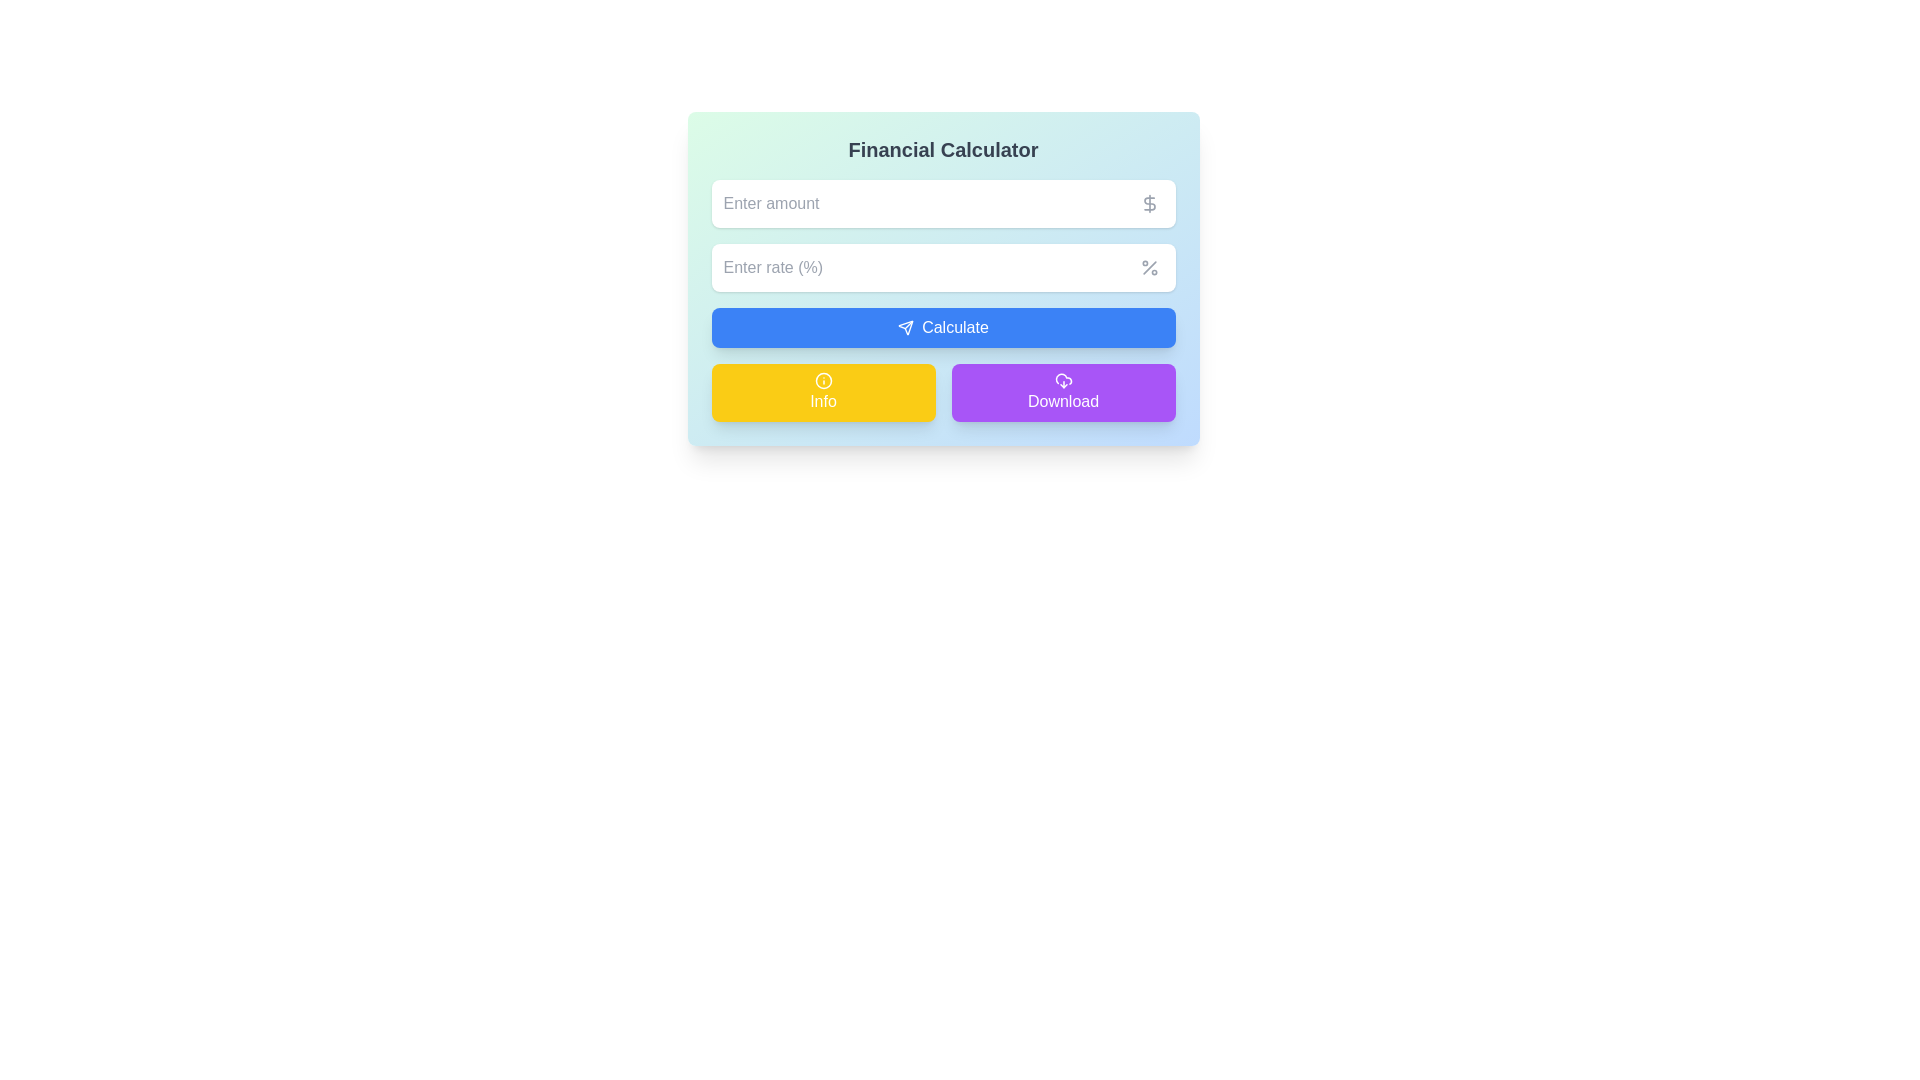  I want to click on the visual representation of the 'information' icon enclosed within a circular shape, which is part of the yellow 'Info' button located at the bottom-left corner of the layout, so click(823, 381).